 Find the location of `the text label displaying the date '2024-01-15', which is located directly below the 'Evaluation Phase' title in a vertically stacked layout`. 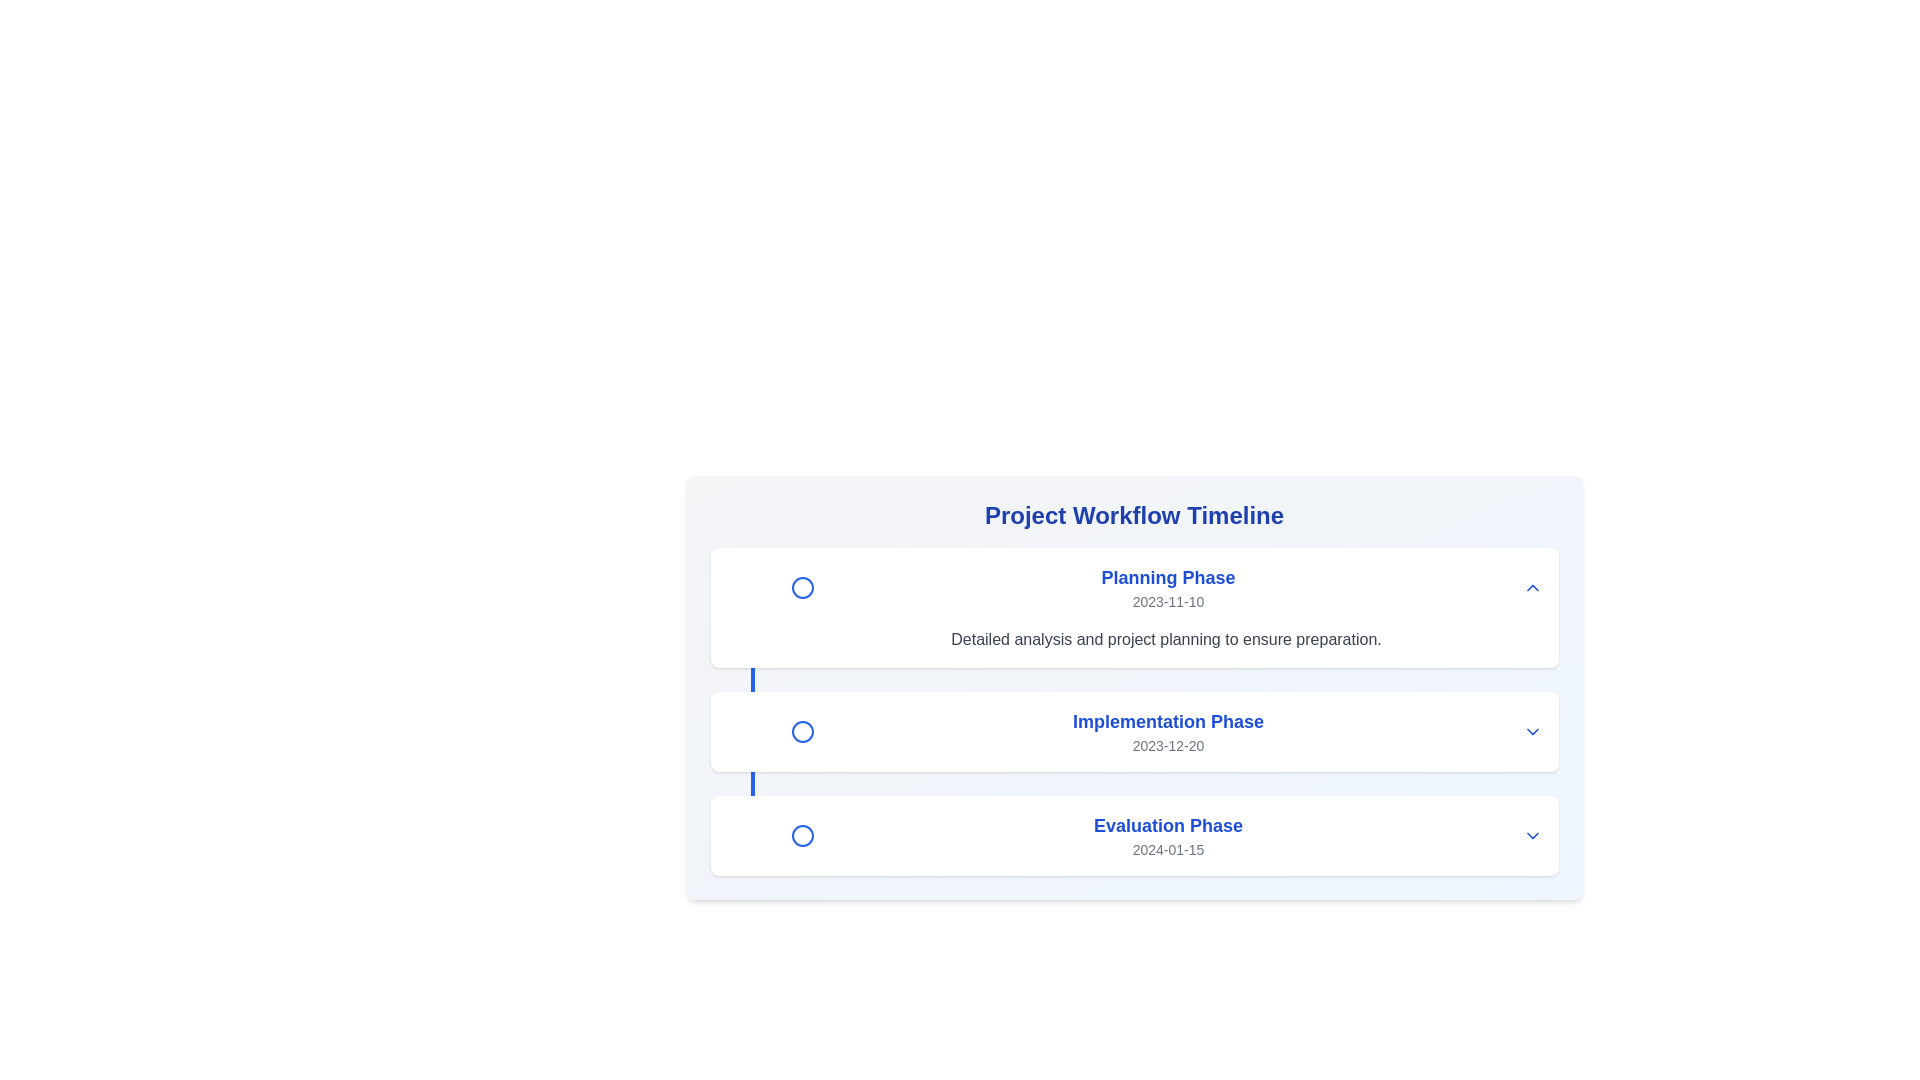

the text label displaying the date '2024-01-15', which is located directly below the 'Evaluation Phase' title in a vertically stacked layout is located at coordinates (1168, 849).